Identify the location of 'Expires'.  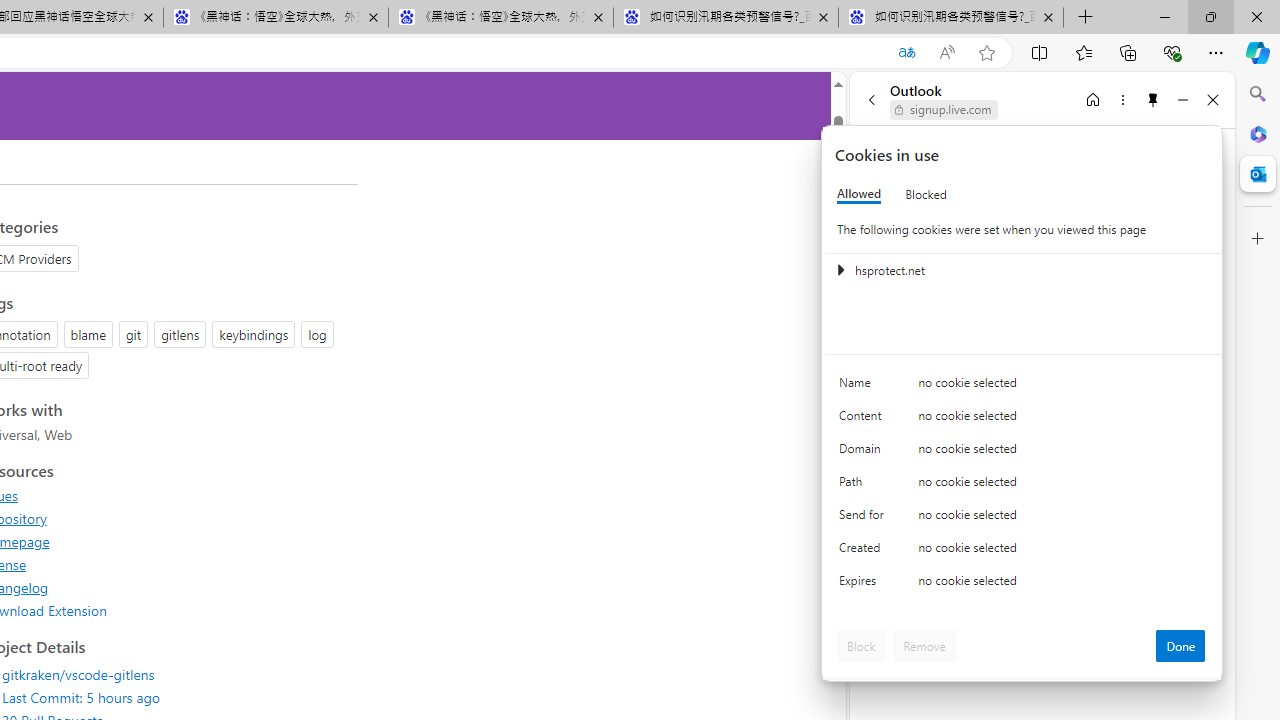
(865, 585).